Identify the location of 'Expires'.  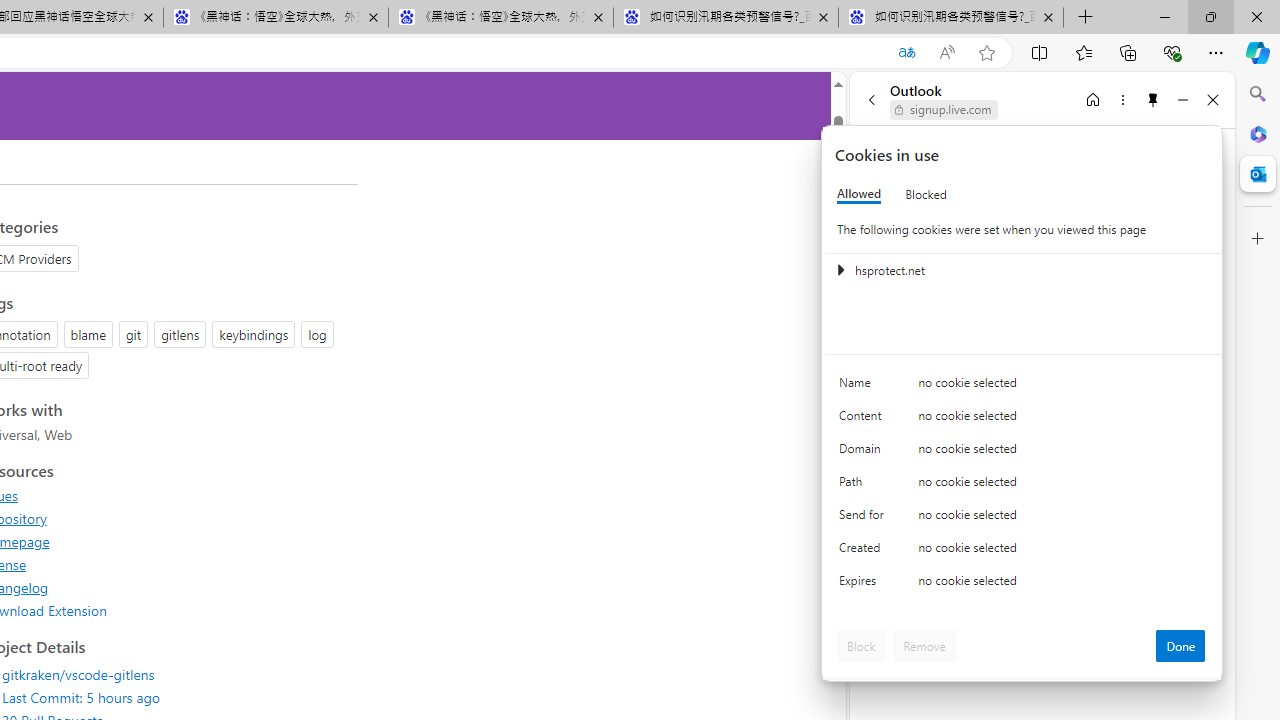
(865, 585).